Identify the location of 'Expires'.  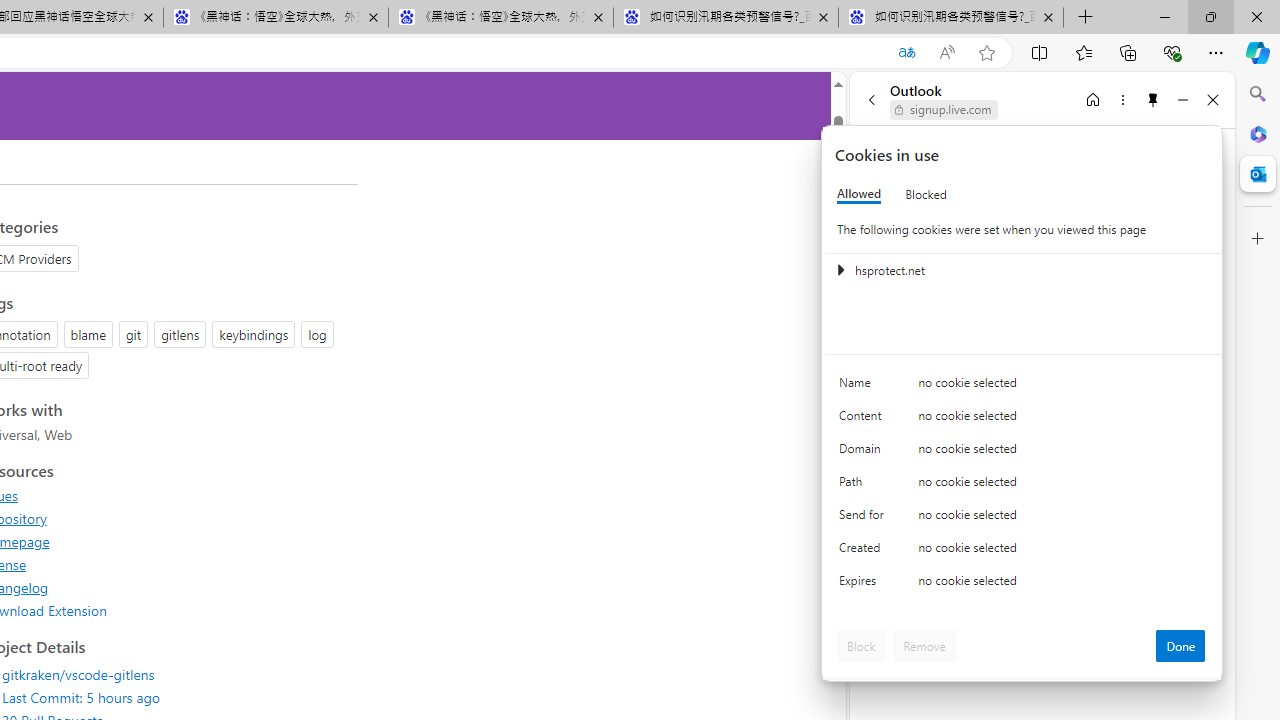
(865, 585).